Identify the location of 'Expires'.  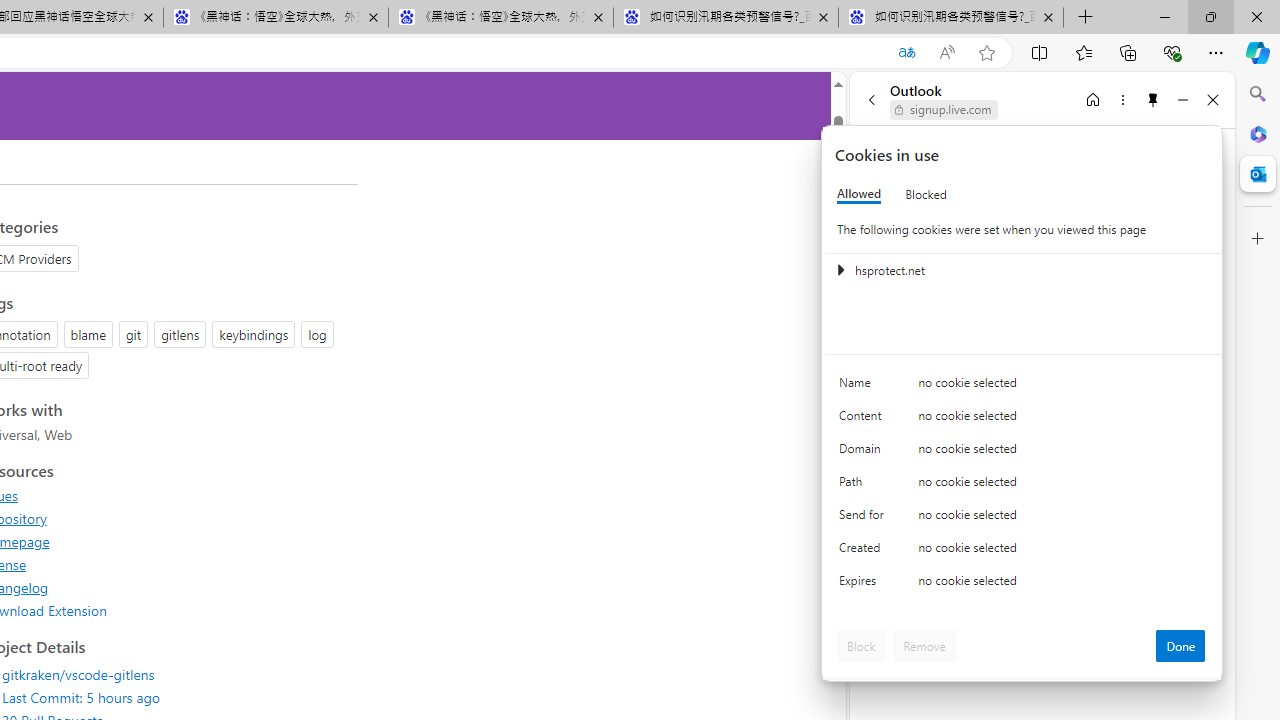
(865, 585).